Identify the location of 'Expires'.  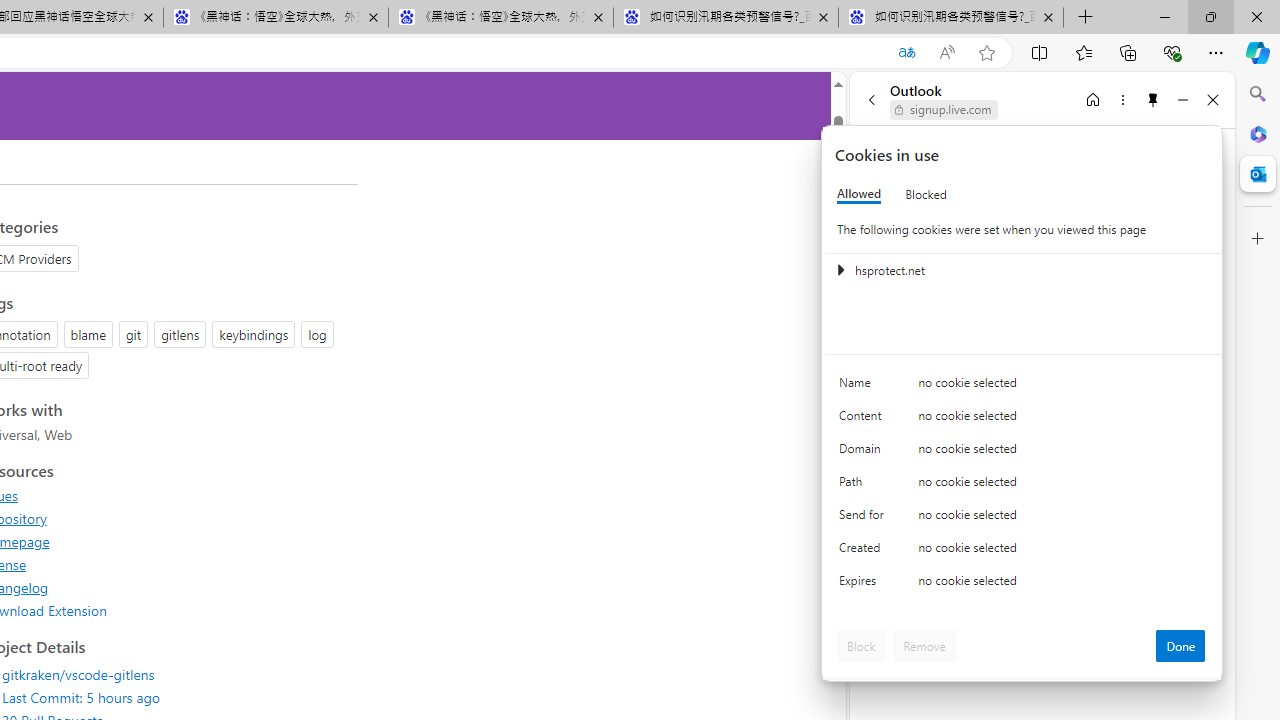
(865, 585).